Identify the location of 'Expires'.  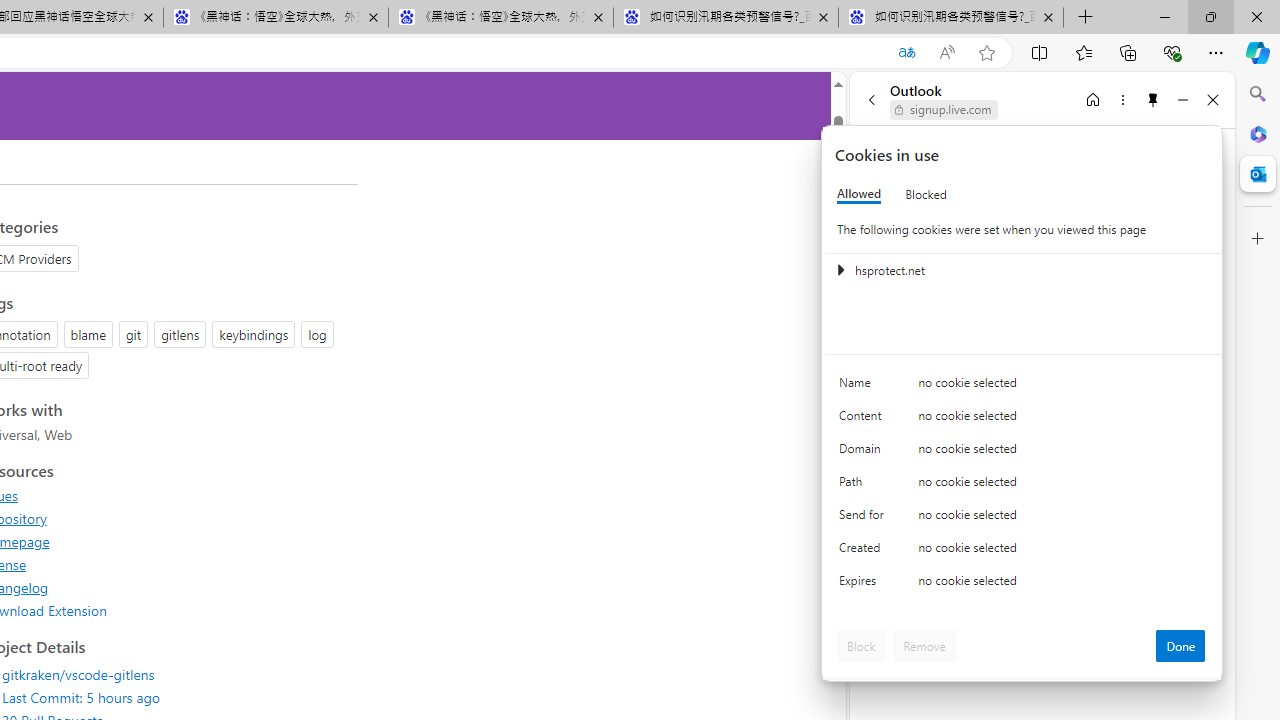
(865, 585).